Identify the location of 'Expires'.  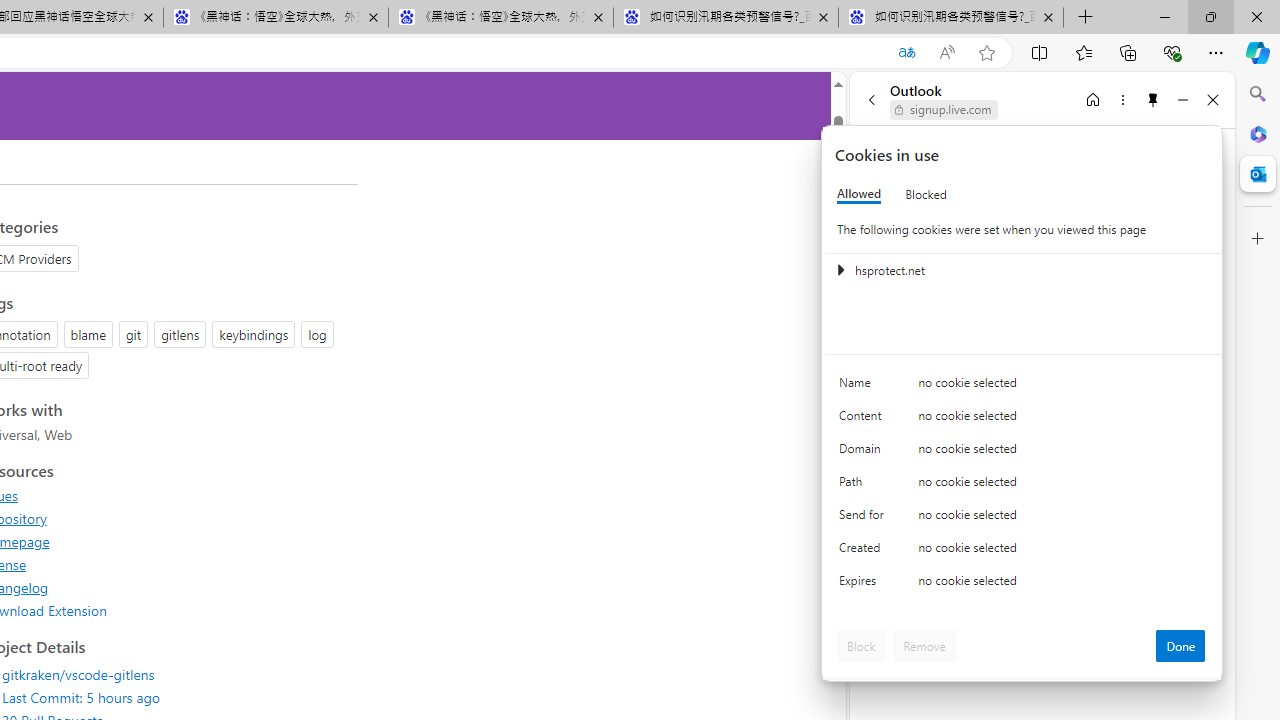
(865, 585).